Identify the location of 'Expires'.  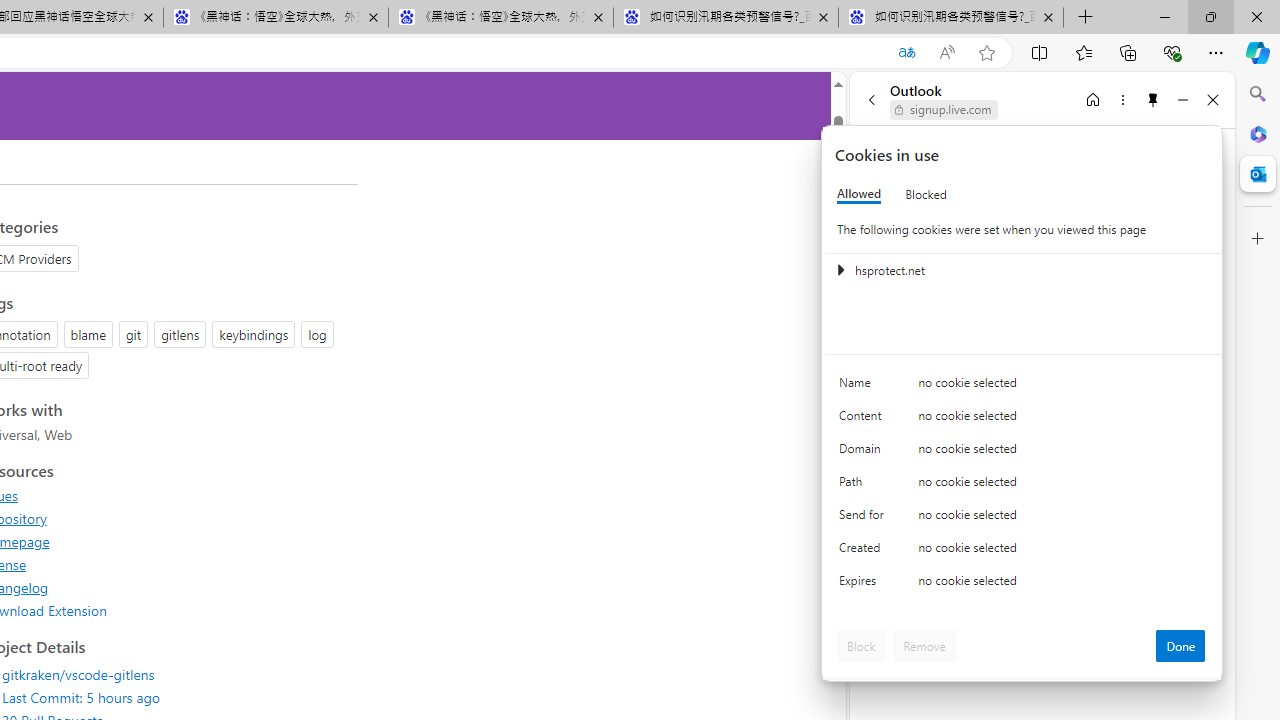
(865, 585).